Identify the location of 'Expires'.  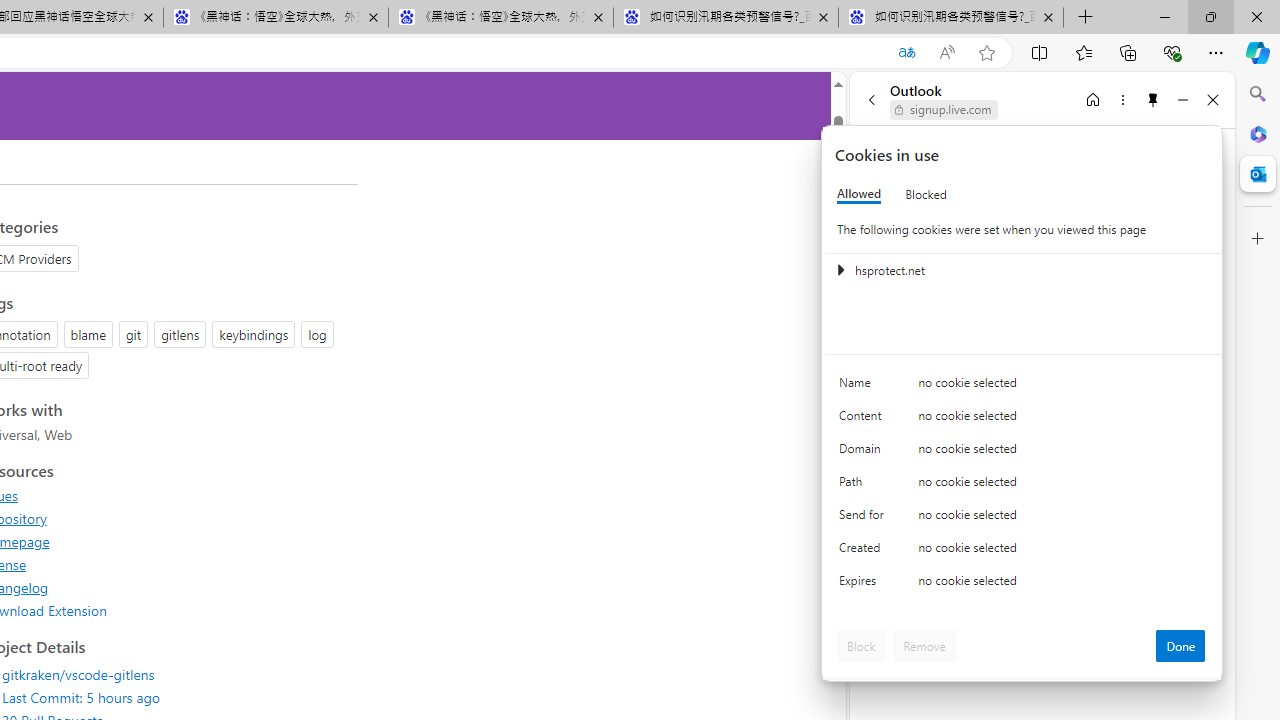
(865, 585).